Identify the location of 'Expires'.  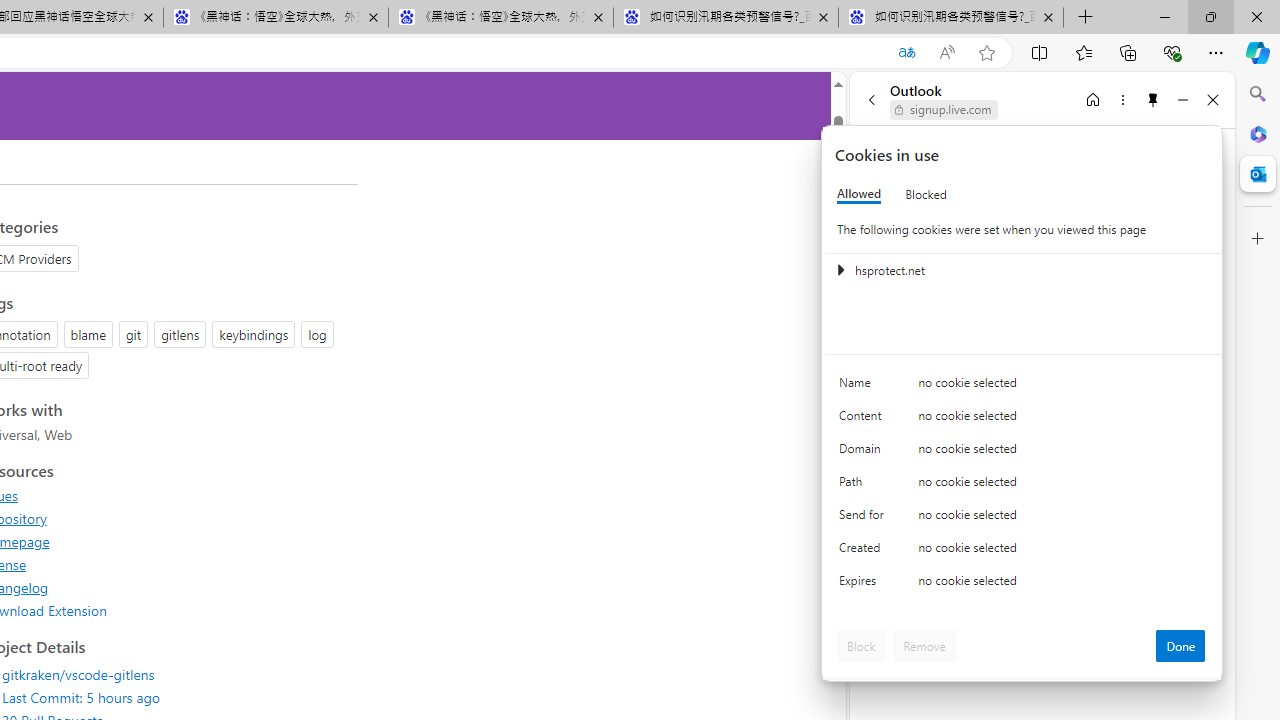
(865, 585).